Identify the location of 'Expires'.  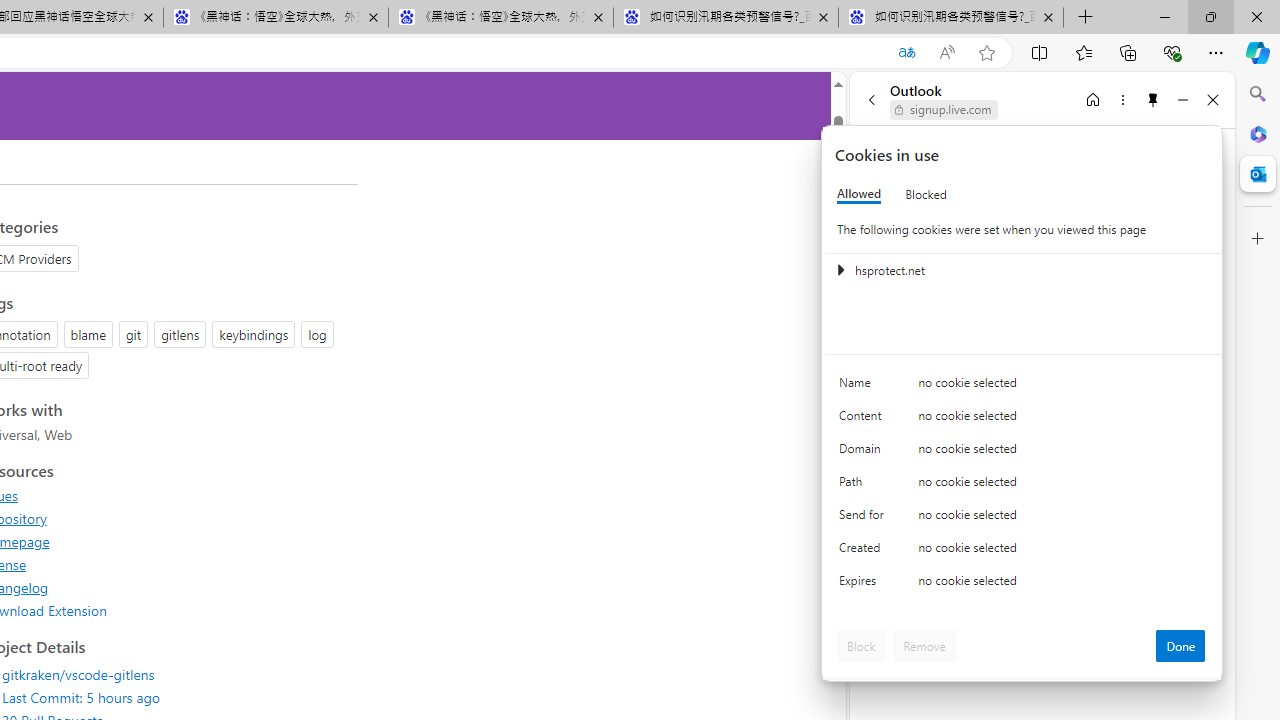
(865, 585).